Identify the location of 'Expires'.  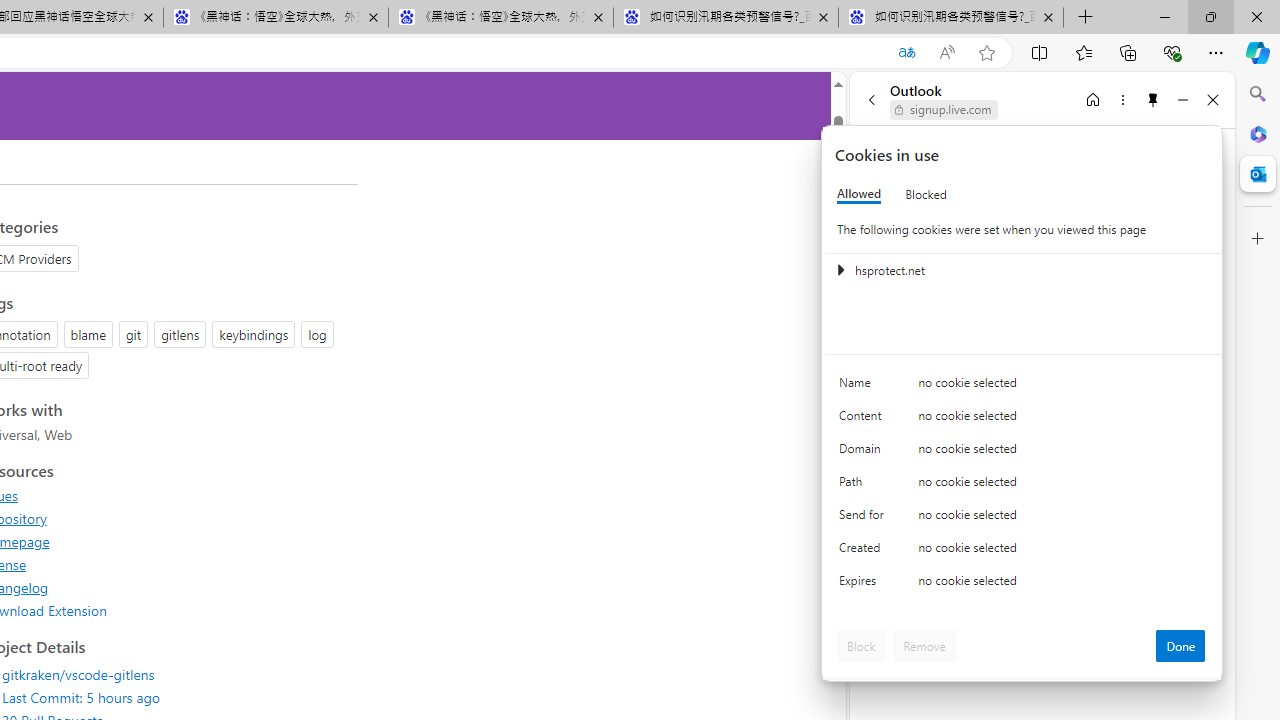
(865, 585).